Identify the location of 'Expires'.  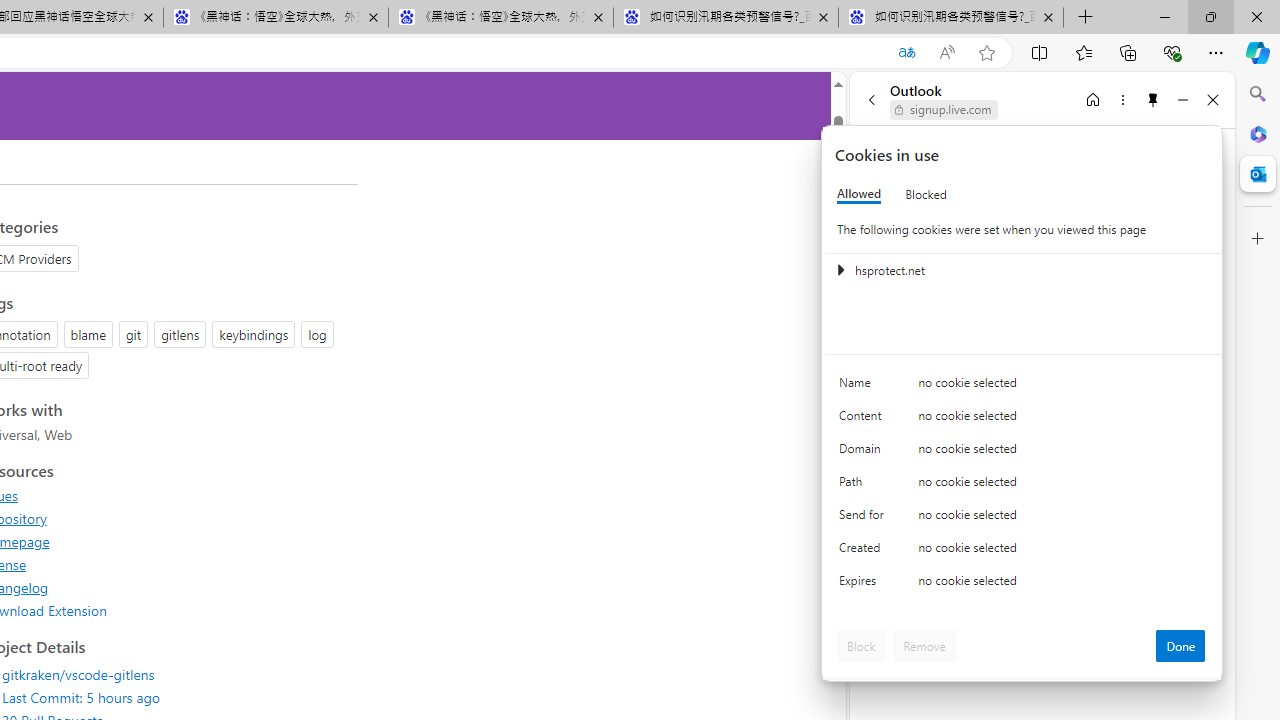
(865, 585).